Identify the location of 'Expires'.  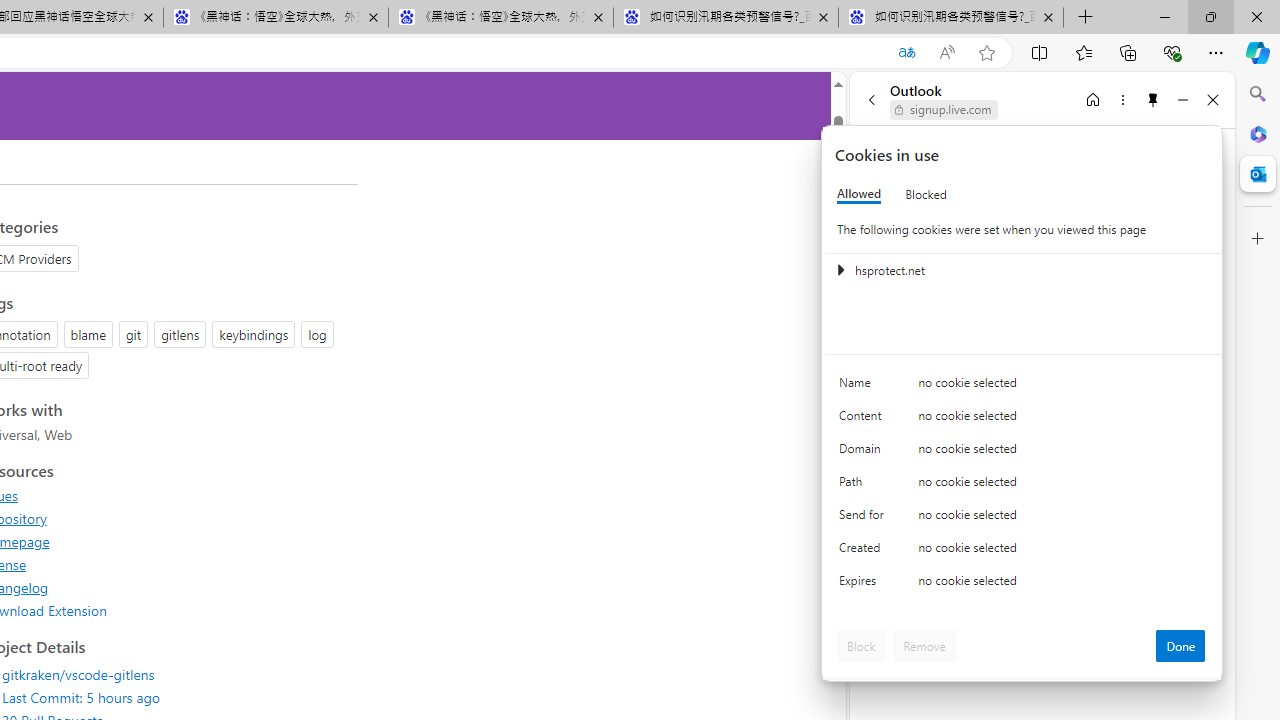
(865, 585).